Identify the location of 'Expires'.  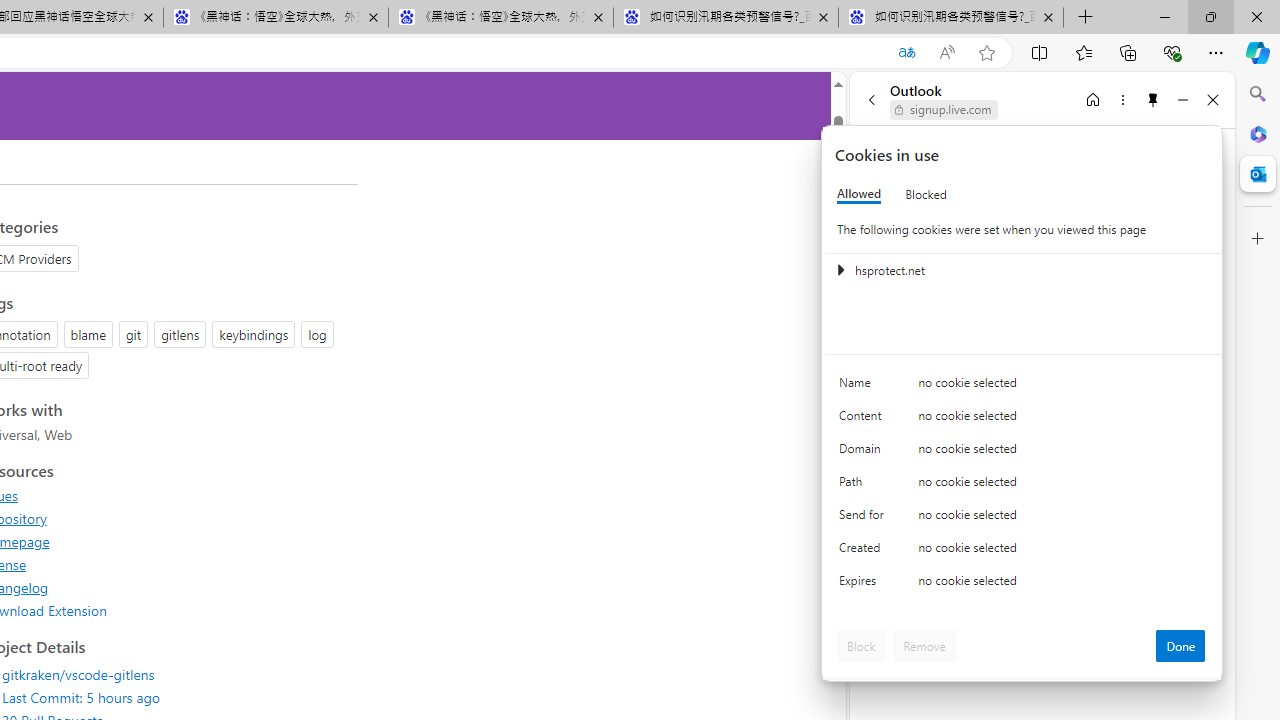
(865, 585).